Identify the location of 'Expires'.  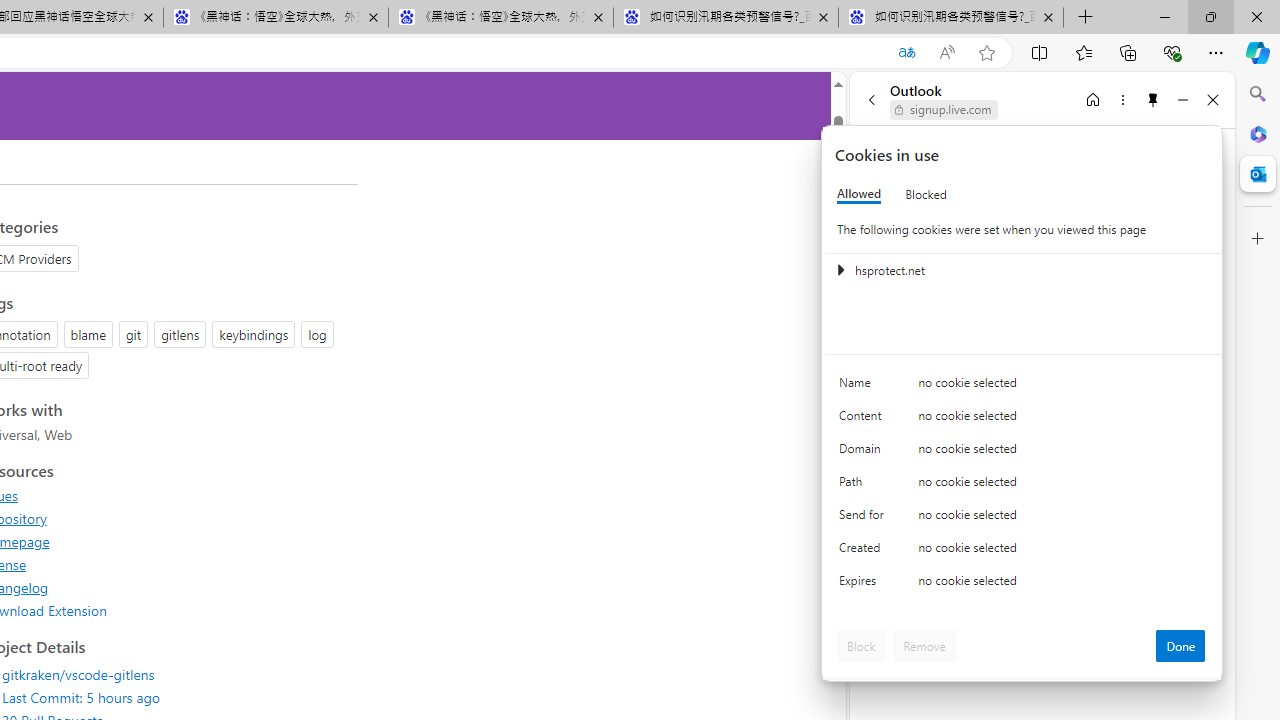
(865, 585).